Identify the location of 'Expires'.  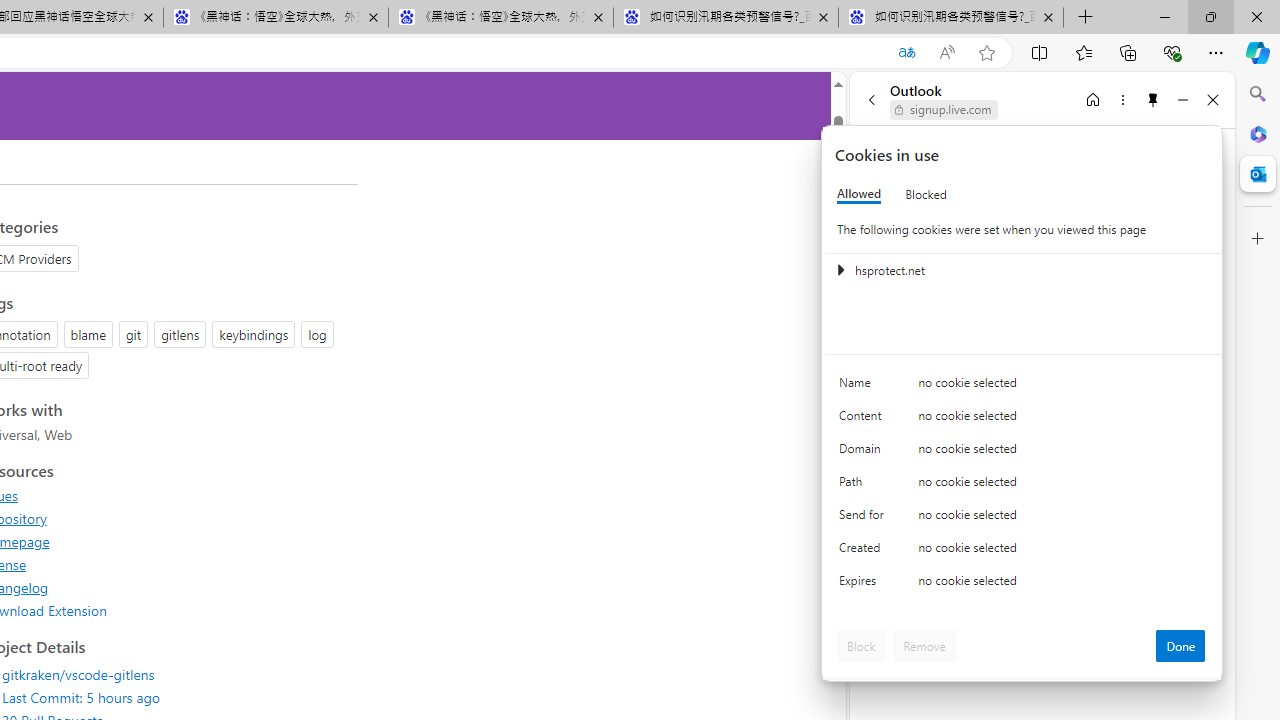
(865, 585).